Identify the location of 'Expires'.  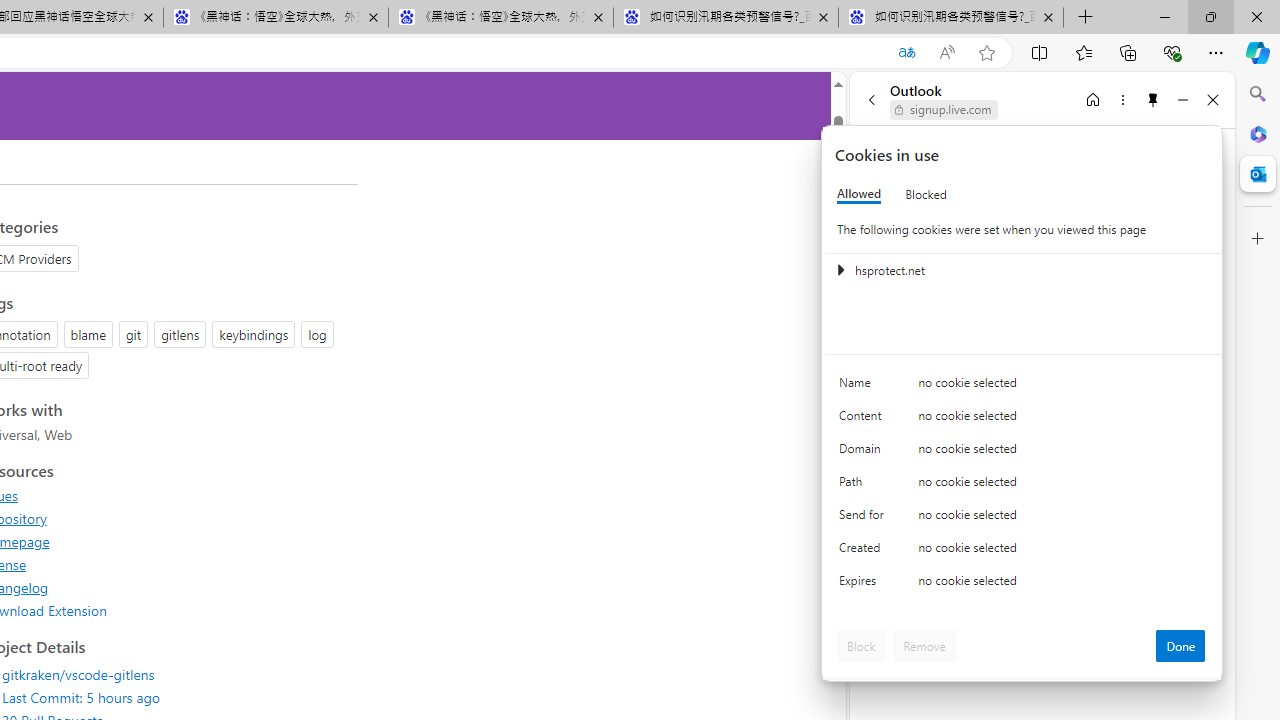
(865, 585).